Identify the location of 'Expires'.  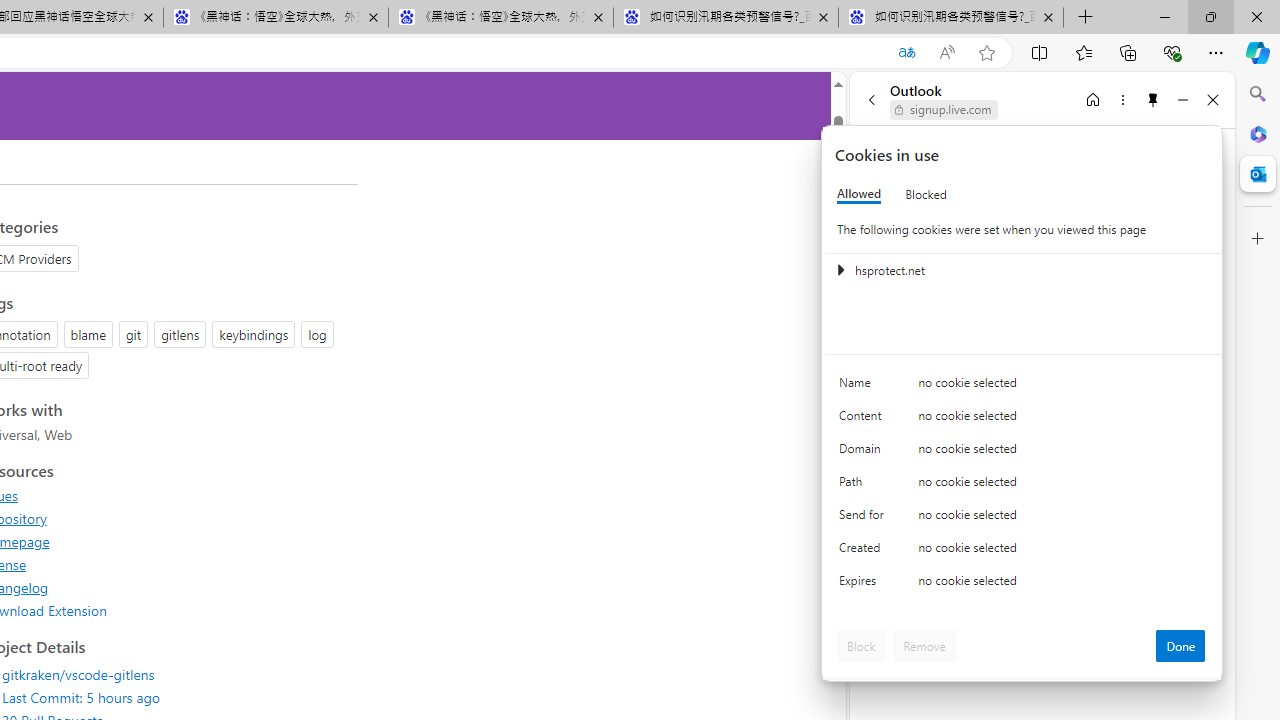
(865, 585).